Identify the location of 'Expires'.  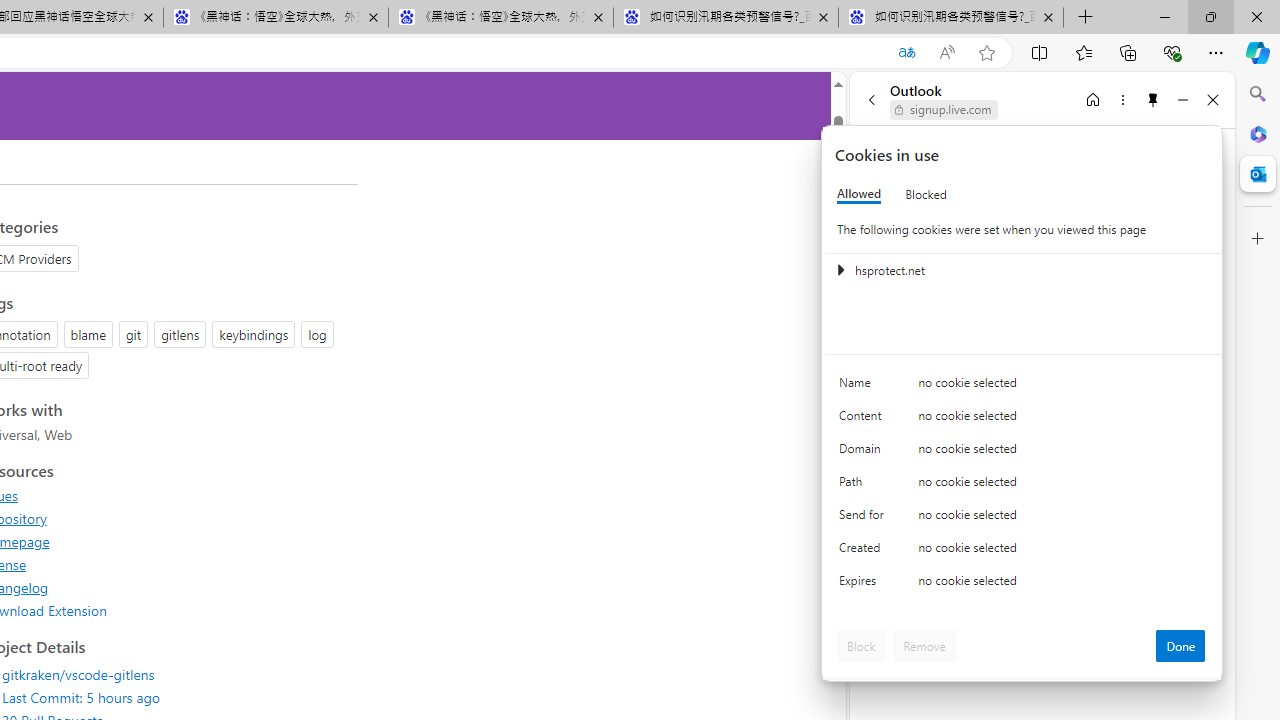
(865, 585).